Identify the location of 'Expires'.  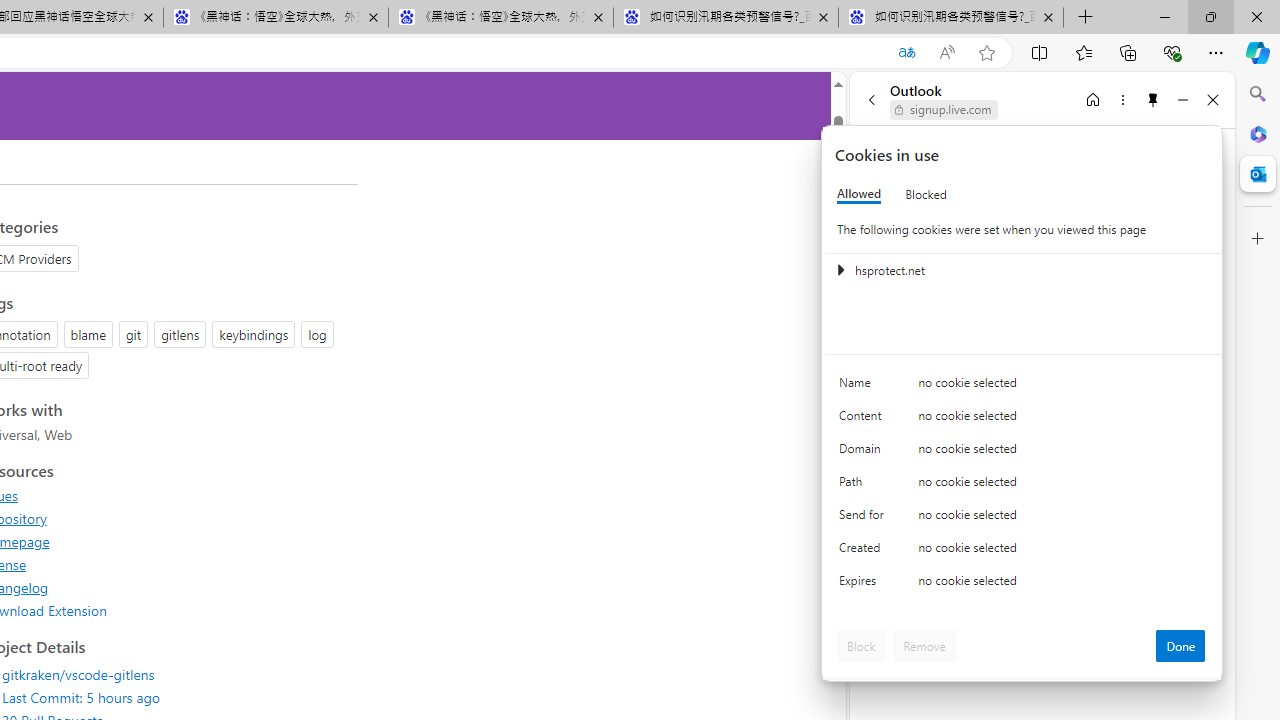
(865, 585).